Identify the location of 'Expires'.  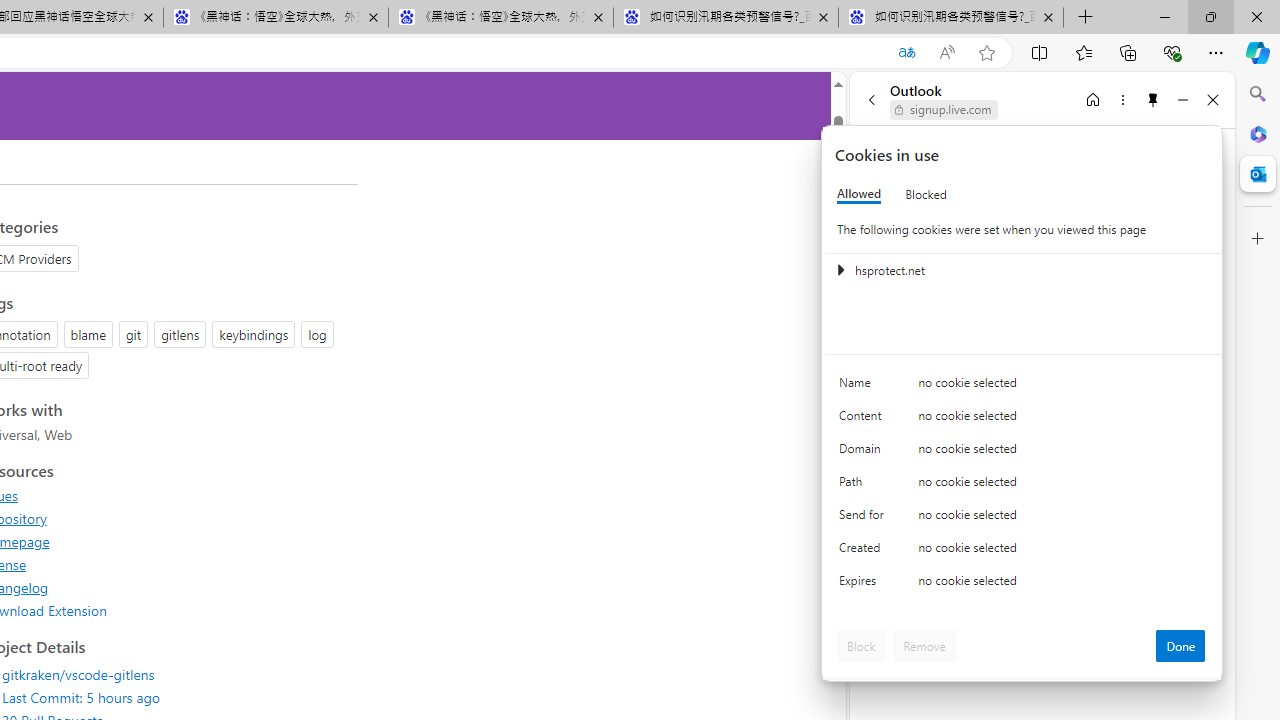
(865, 585).